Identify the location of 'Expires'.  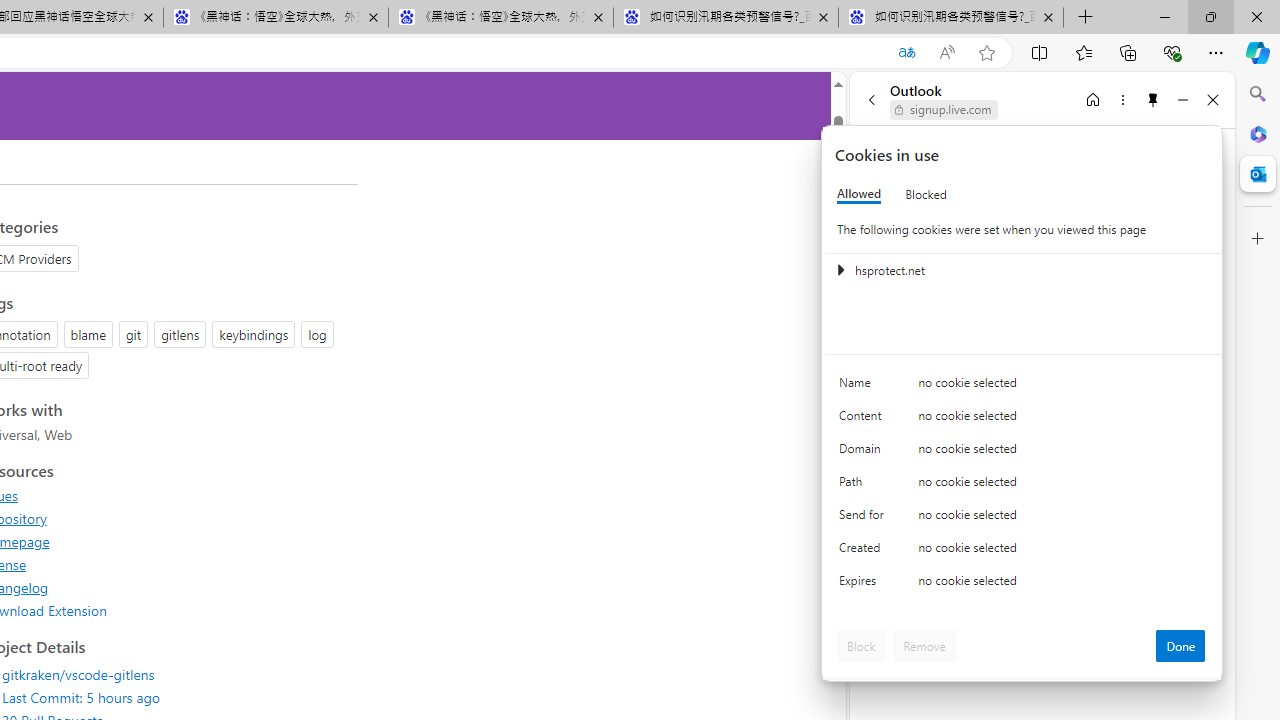
(865, 585).